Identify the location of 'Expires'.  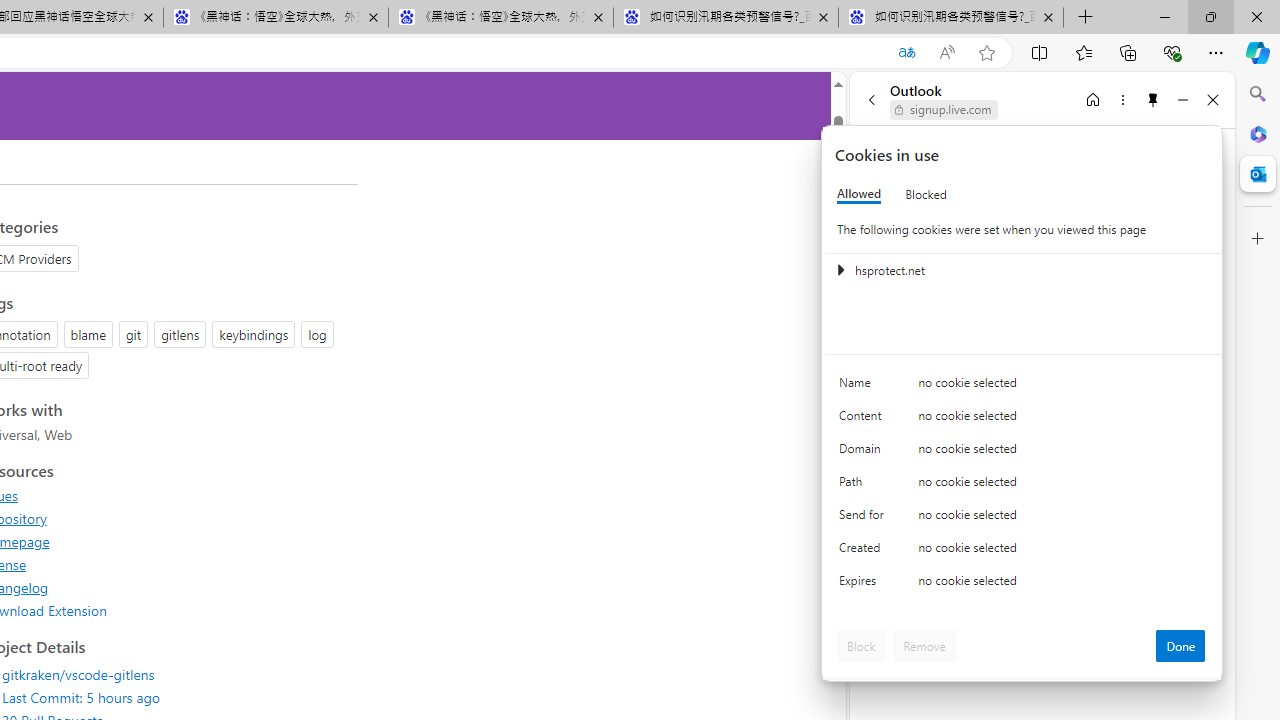
(865, 585).